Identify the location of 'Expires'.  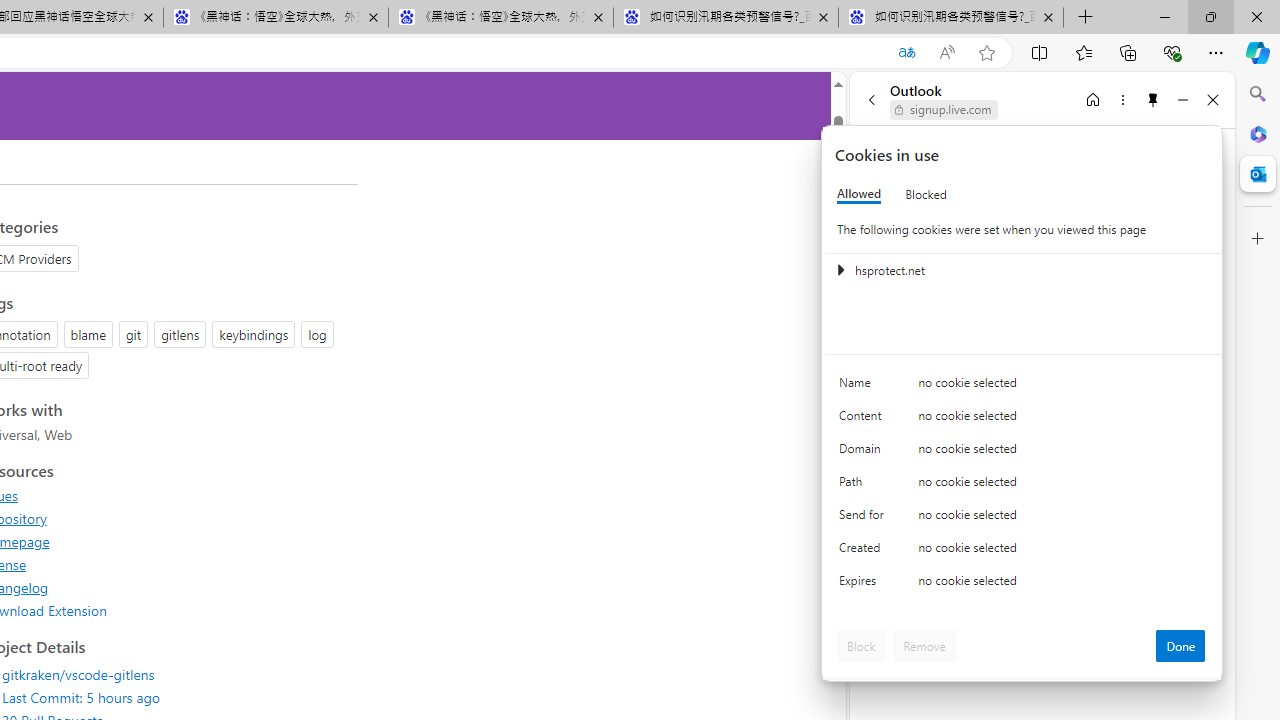
(865, 585).